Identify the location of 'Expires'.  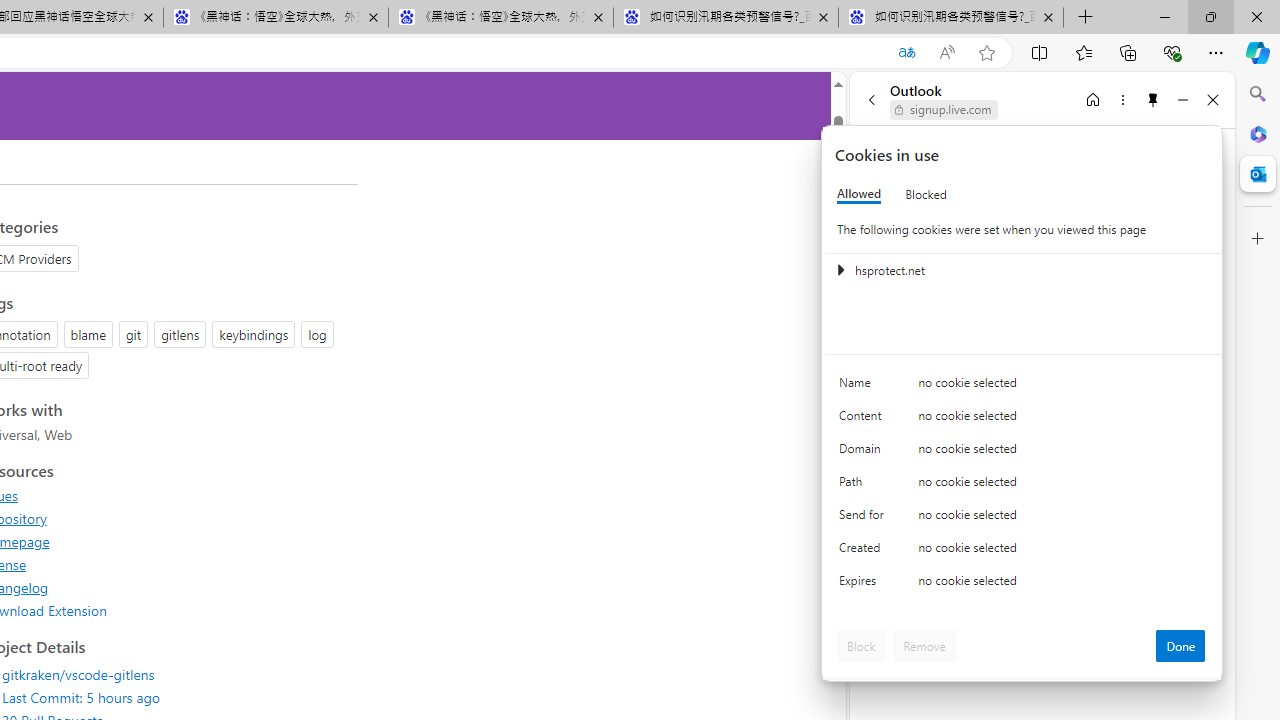
(865, 585).